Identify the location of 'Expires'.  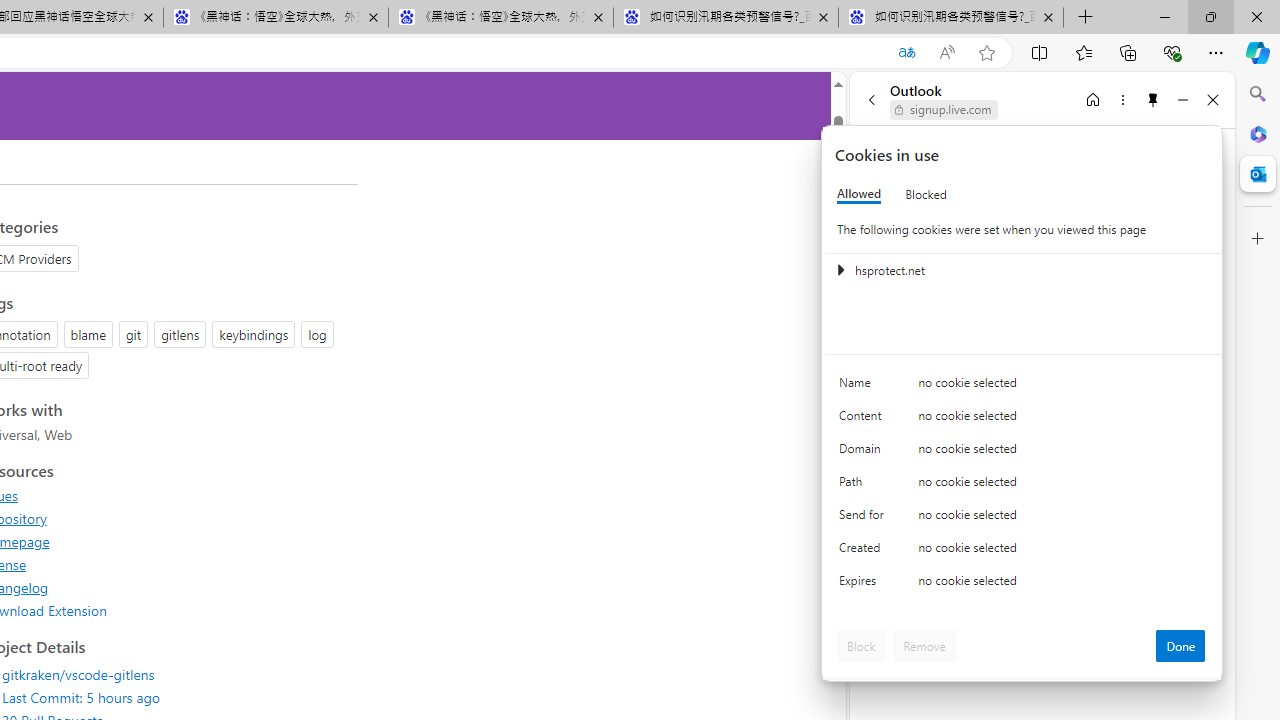
(865, 585).